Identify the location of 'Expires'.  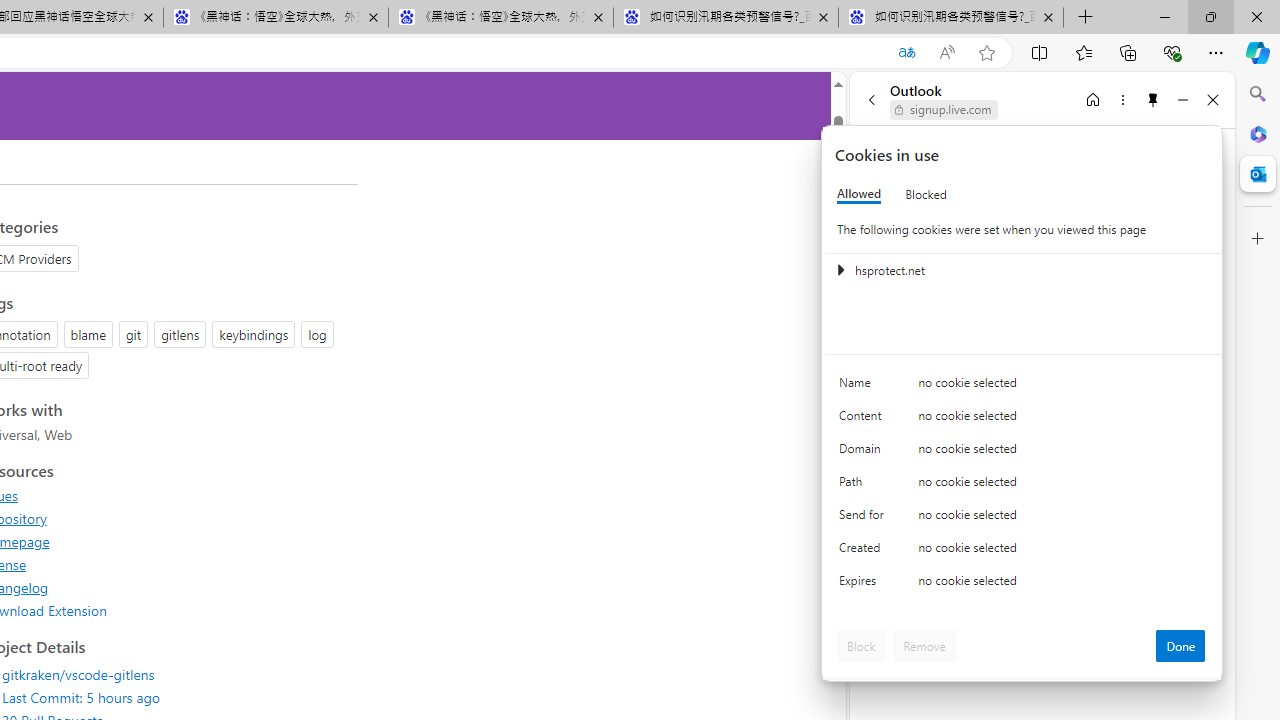
(865, 585).